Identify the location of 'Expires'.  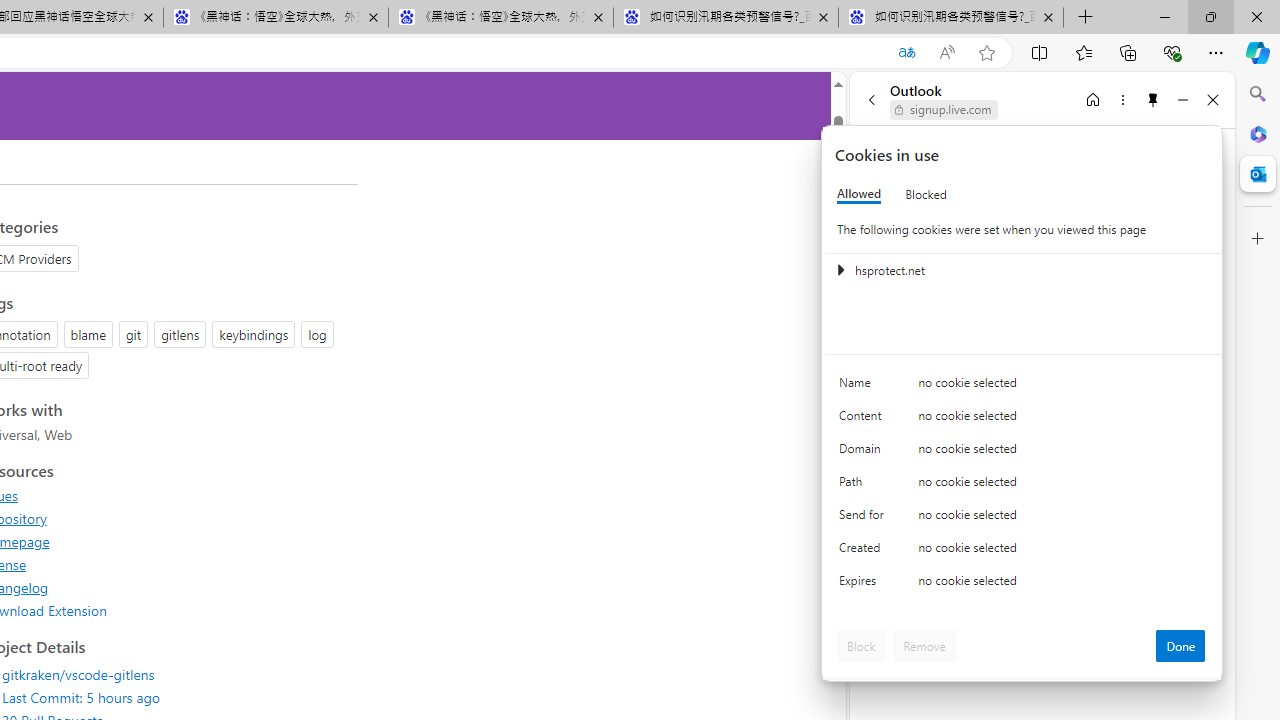
(865, 585).